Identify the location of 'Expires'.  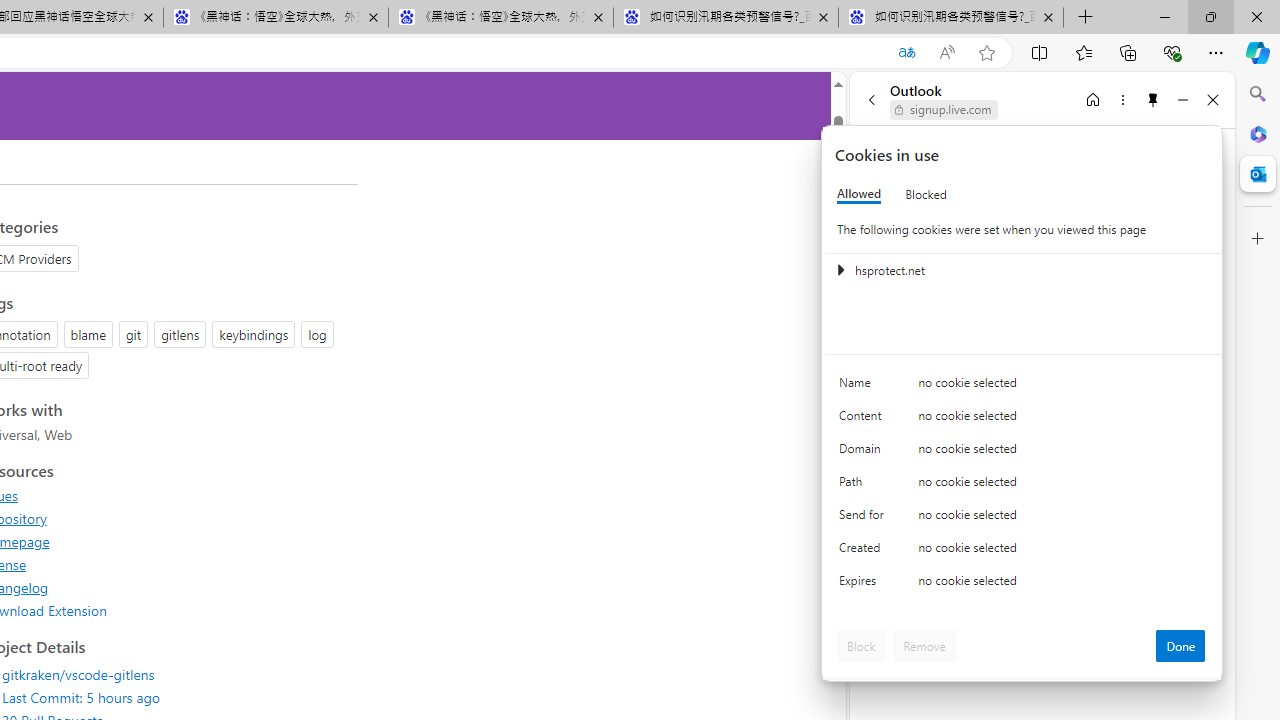
(865, 585).